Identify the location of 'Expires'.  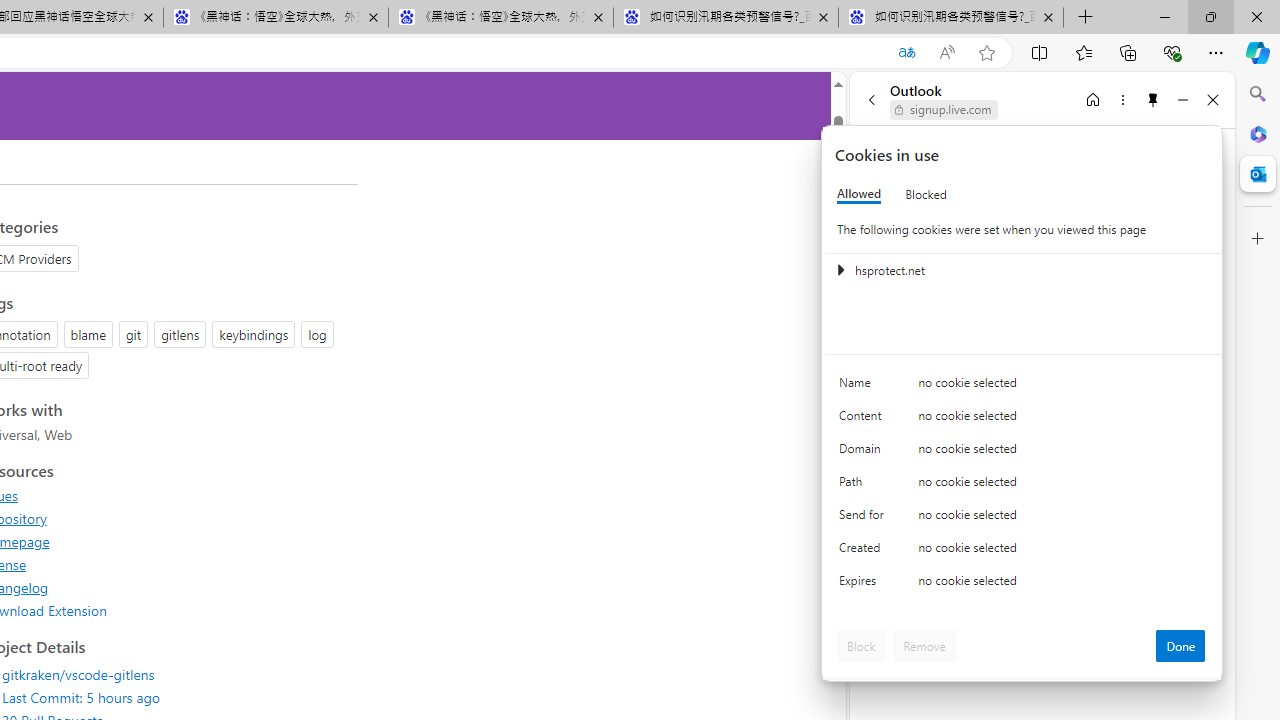
(865, 585).